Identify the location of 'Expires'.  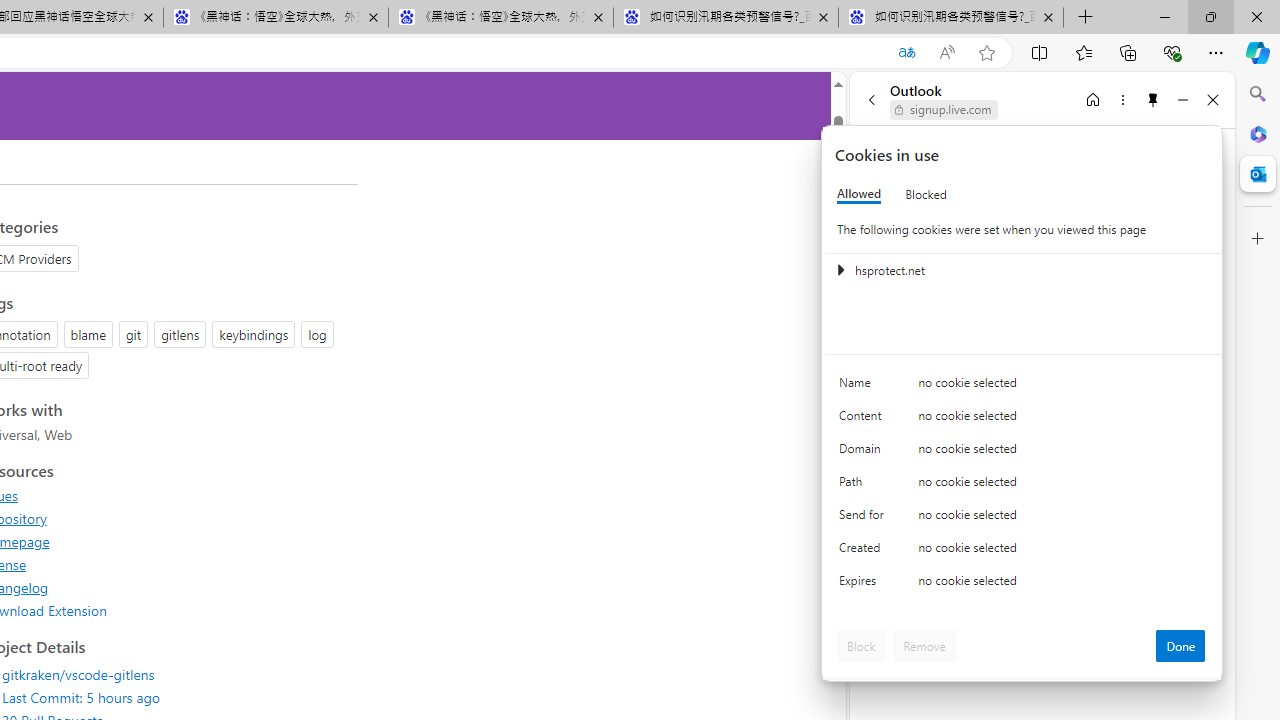
(865, 585).